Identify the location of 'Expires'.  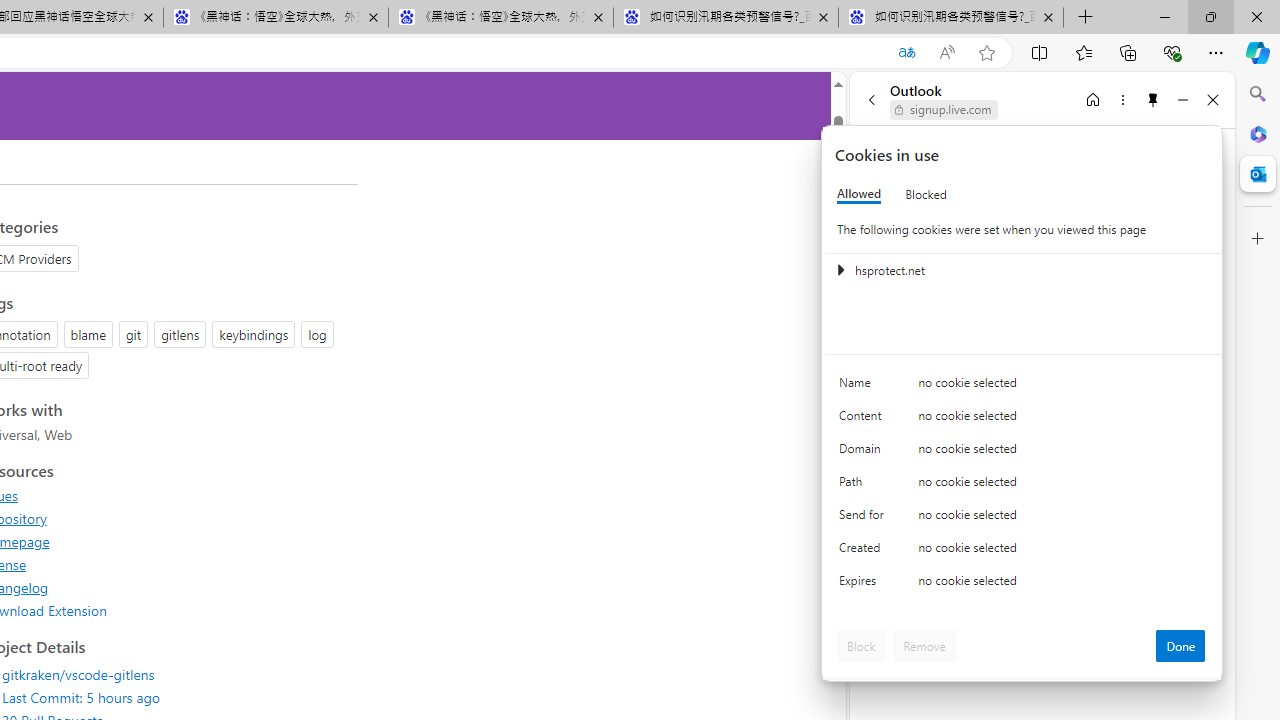
(865, 585).